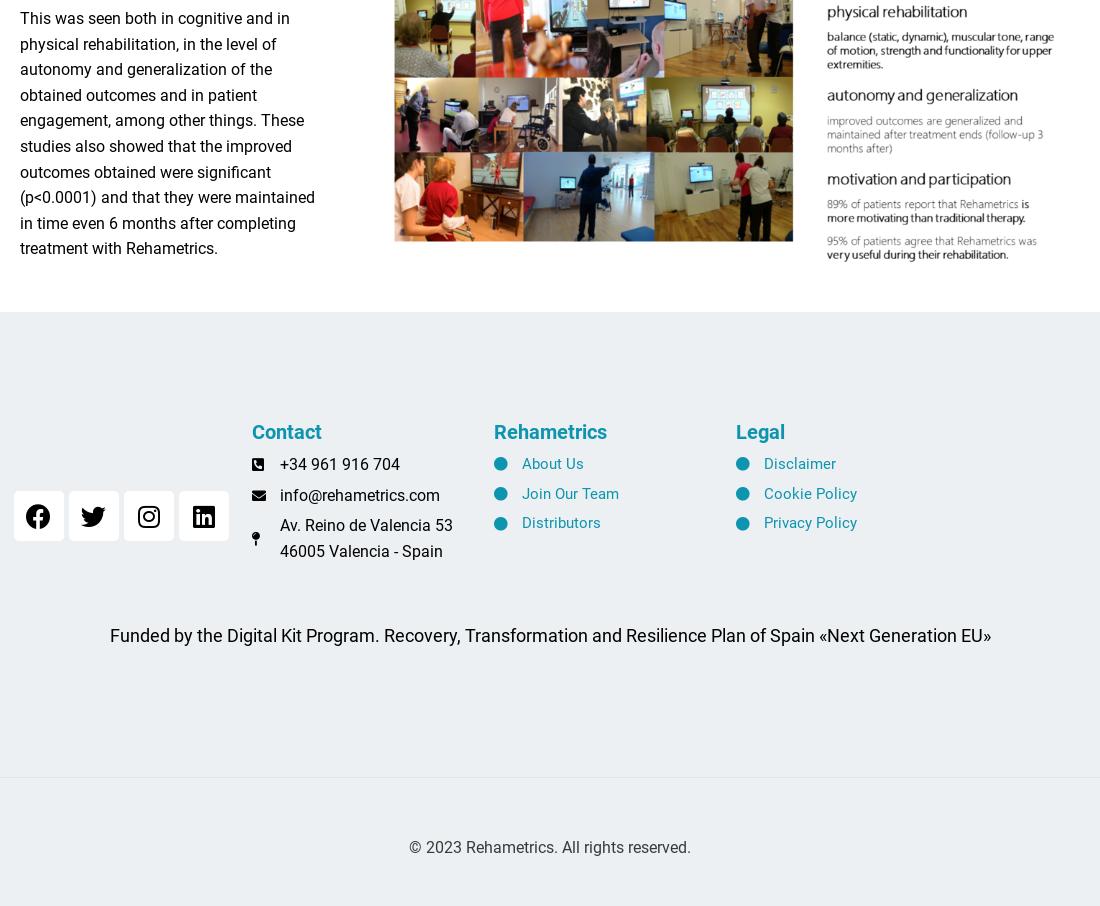  What do you see at coordinates (571, 503) in the screenshot?
I see `'Join Our Team'` at bounding box center [571, 503].